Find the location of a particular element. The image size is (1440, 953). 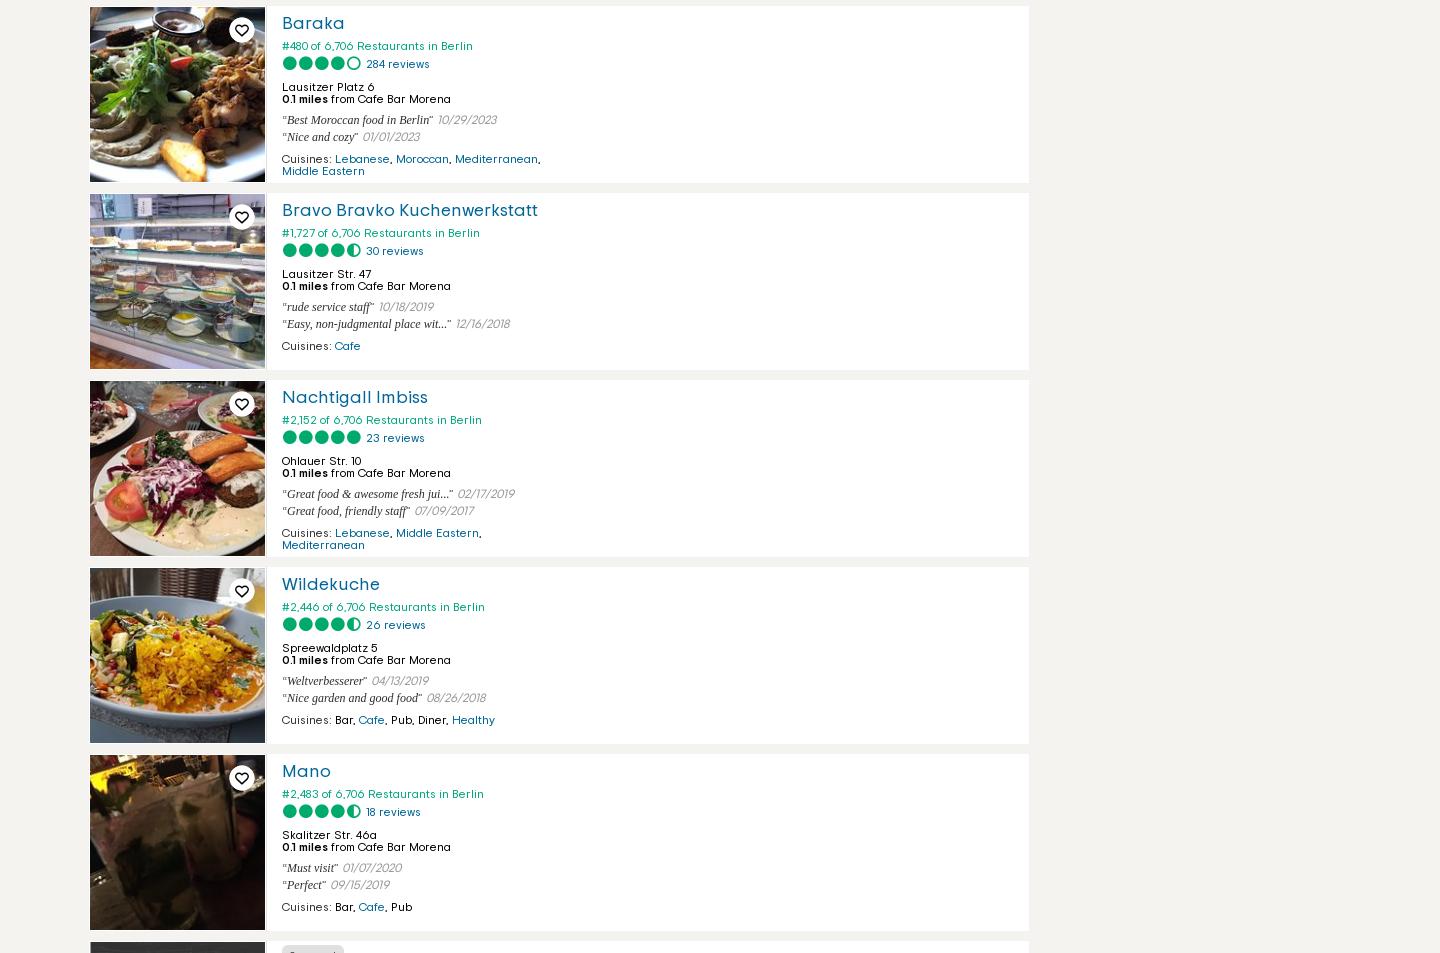

'01/01/2023' is located at coordinates (389, 136).